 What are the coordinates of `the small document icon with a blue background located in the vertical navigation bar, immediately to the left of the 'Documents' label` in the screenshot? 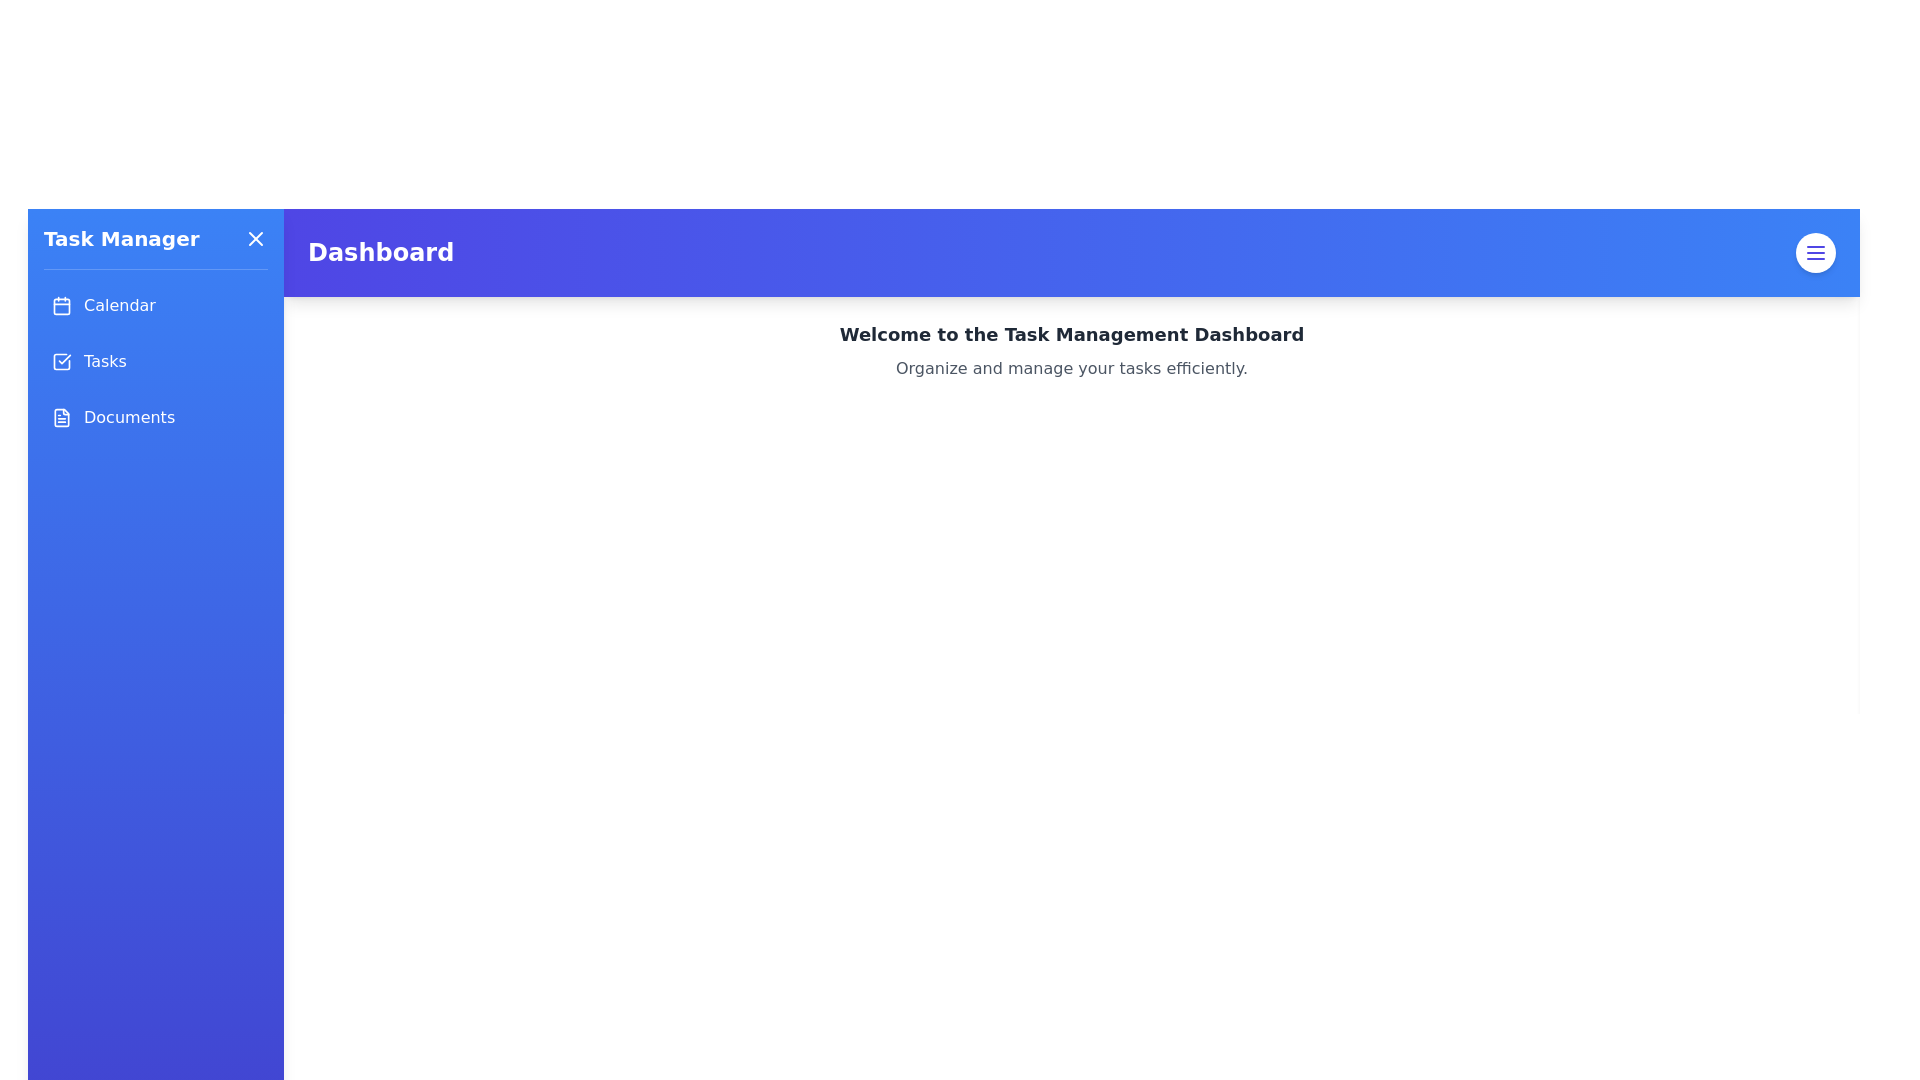 It's located at (62, 416).